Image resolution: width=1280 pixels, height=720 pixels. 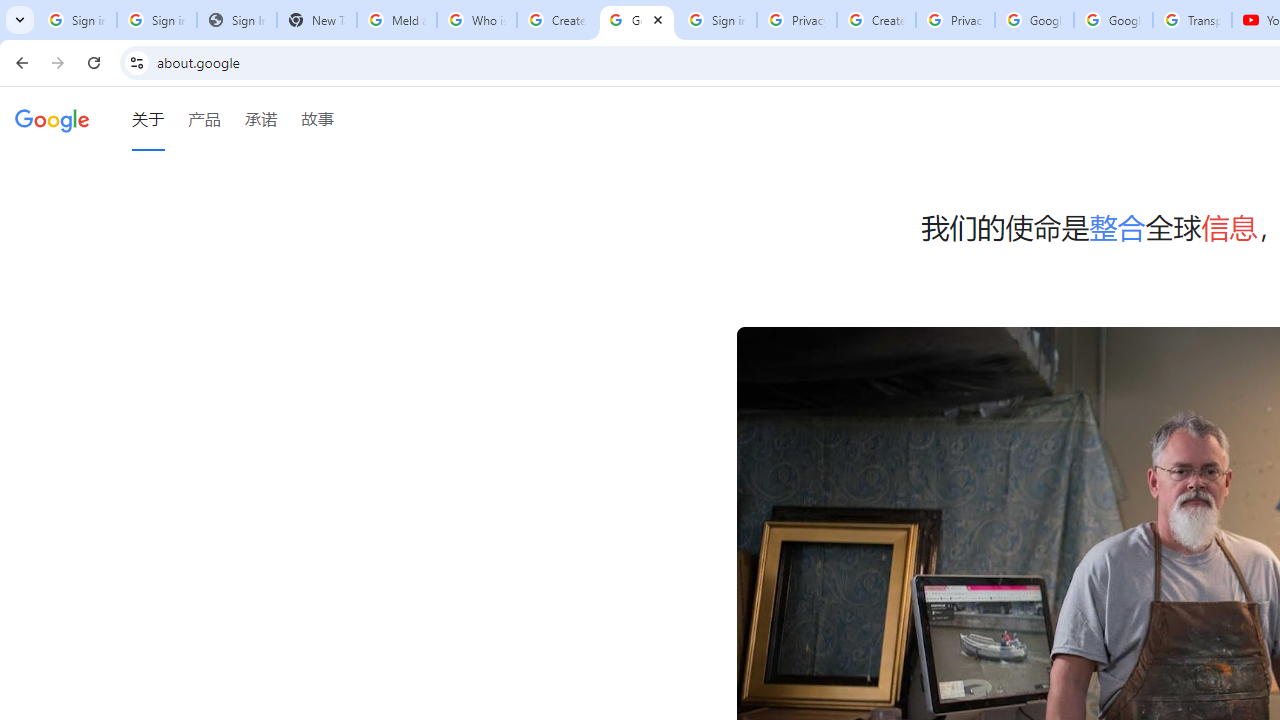 I want to click on 'Create your Google Account', so click(x=876, y=20).